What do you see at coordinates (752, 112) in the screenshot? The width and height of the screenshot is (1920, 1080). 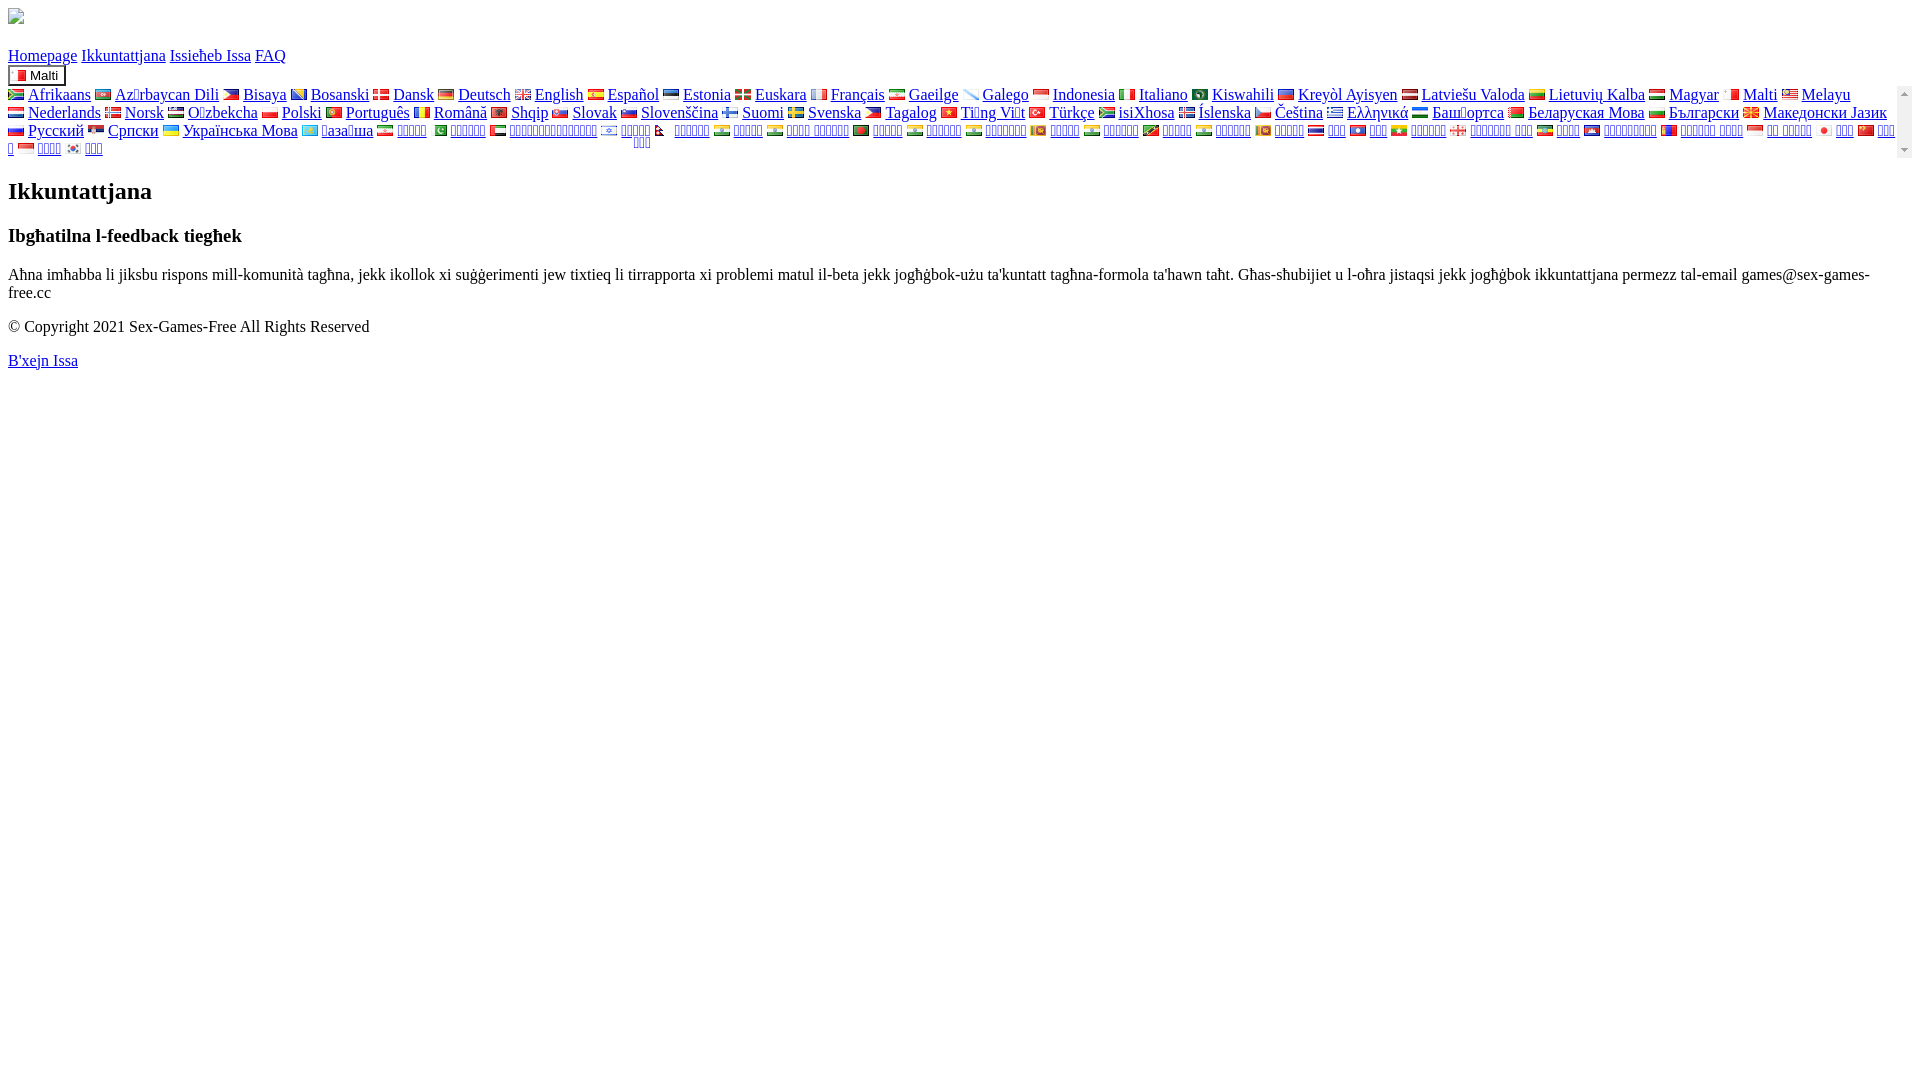 I see `'Suomi'` at bounding box center [752, 112].